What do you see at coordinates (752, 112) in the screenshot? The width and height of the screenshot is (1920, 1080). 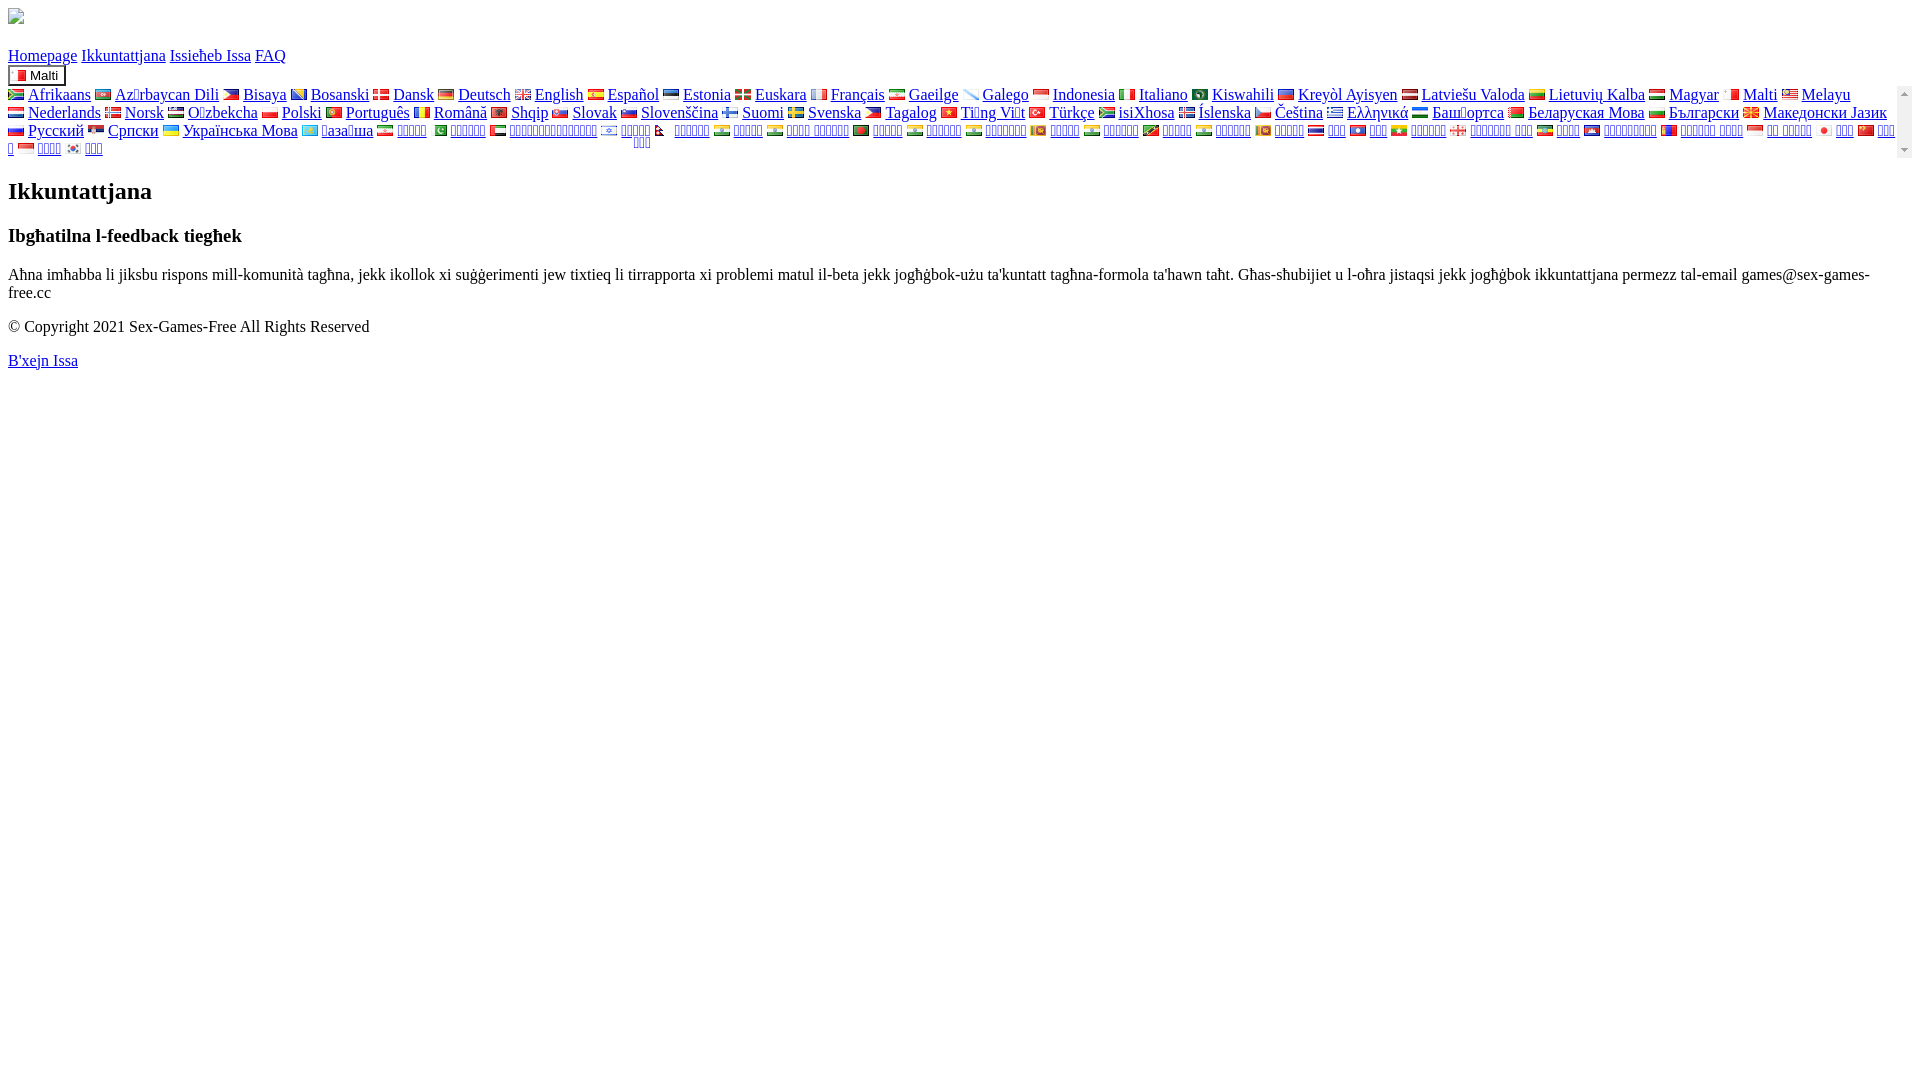 I see `'Suomi'` at bounding box center [752, 112].